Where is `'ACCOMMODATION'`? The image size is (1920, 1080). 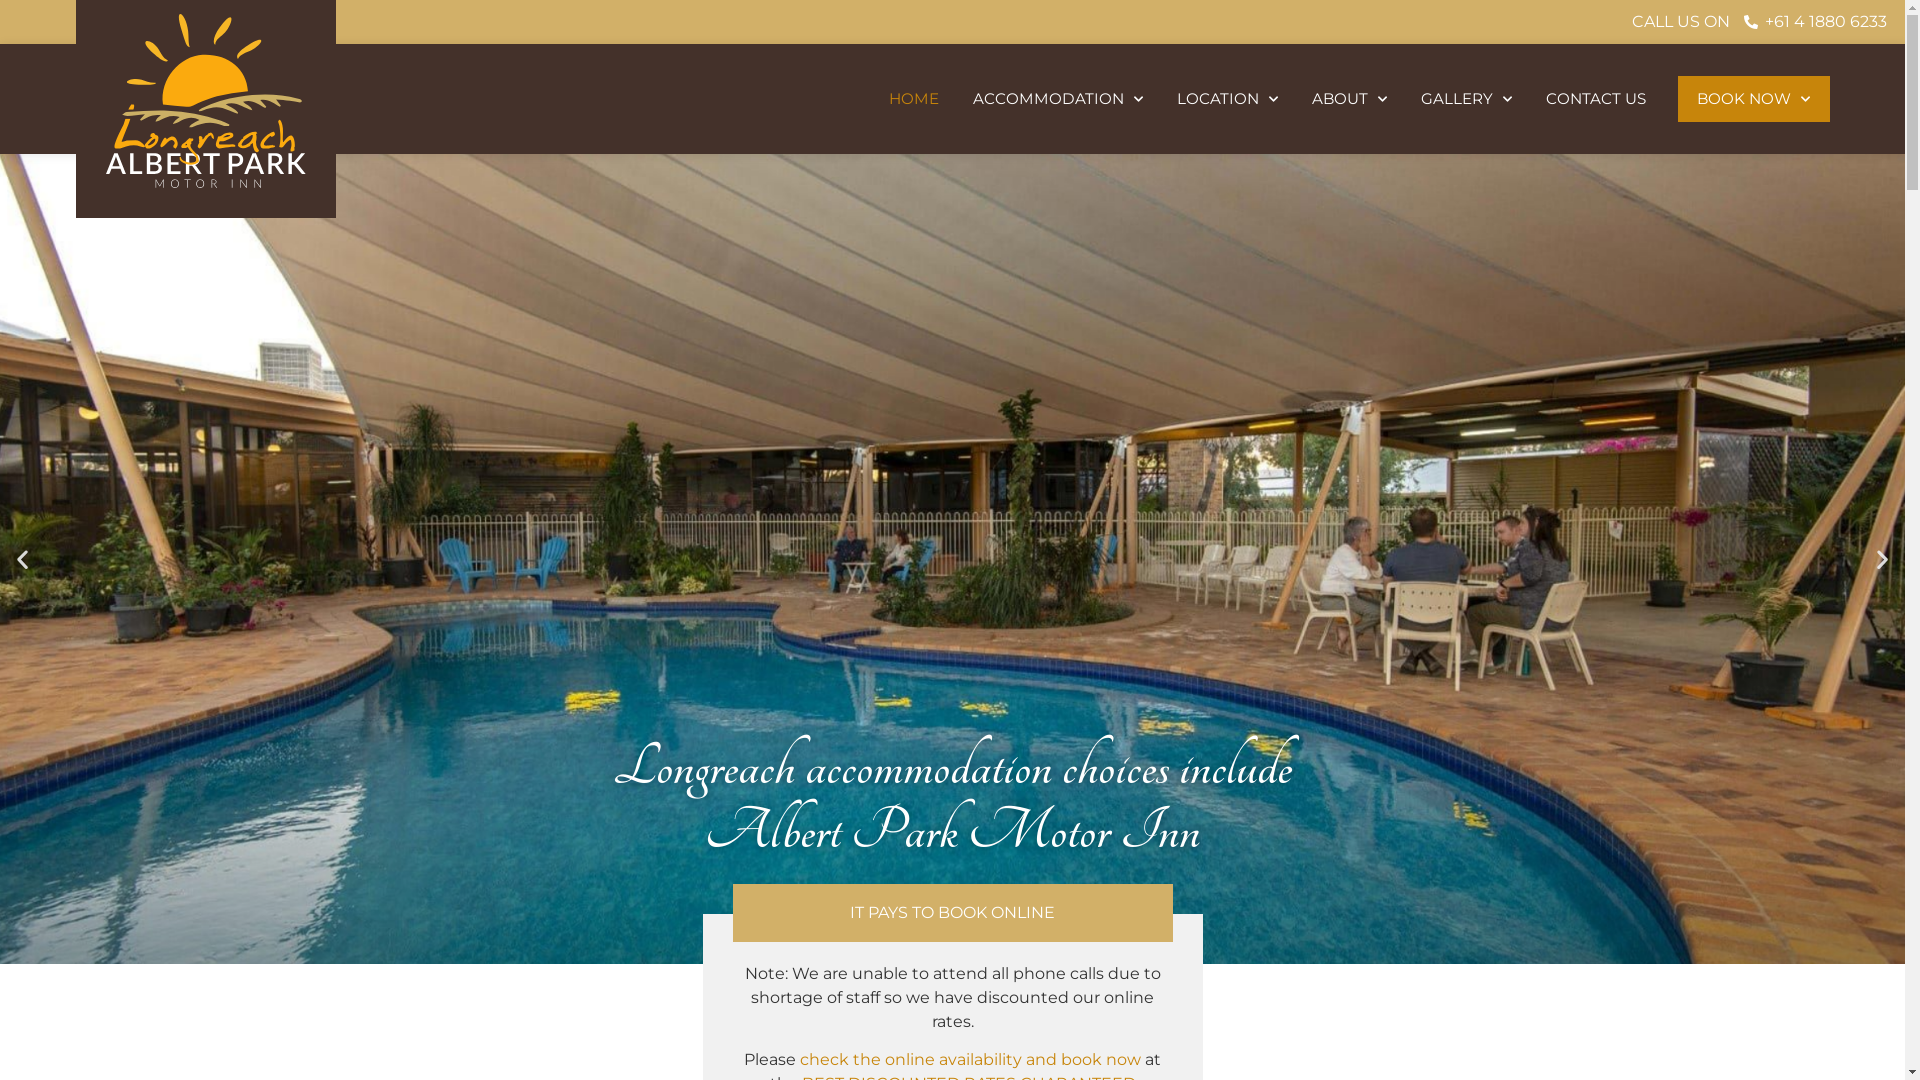 'ACCOMMODATION' is located at coordinates (954, 99).